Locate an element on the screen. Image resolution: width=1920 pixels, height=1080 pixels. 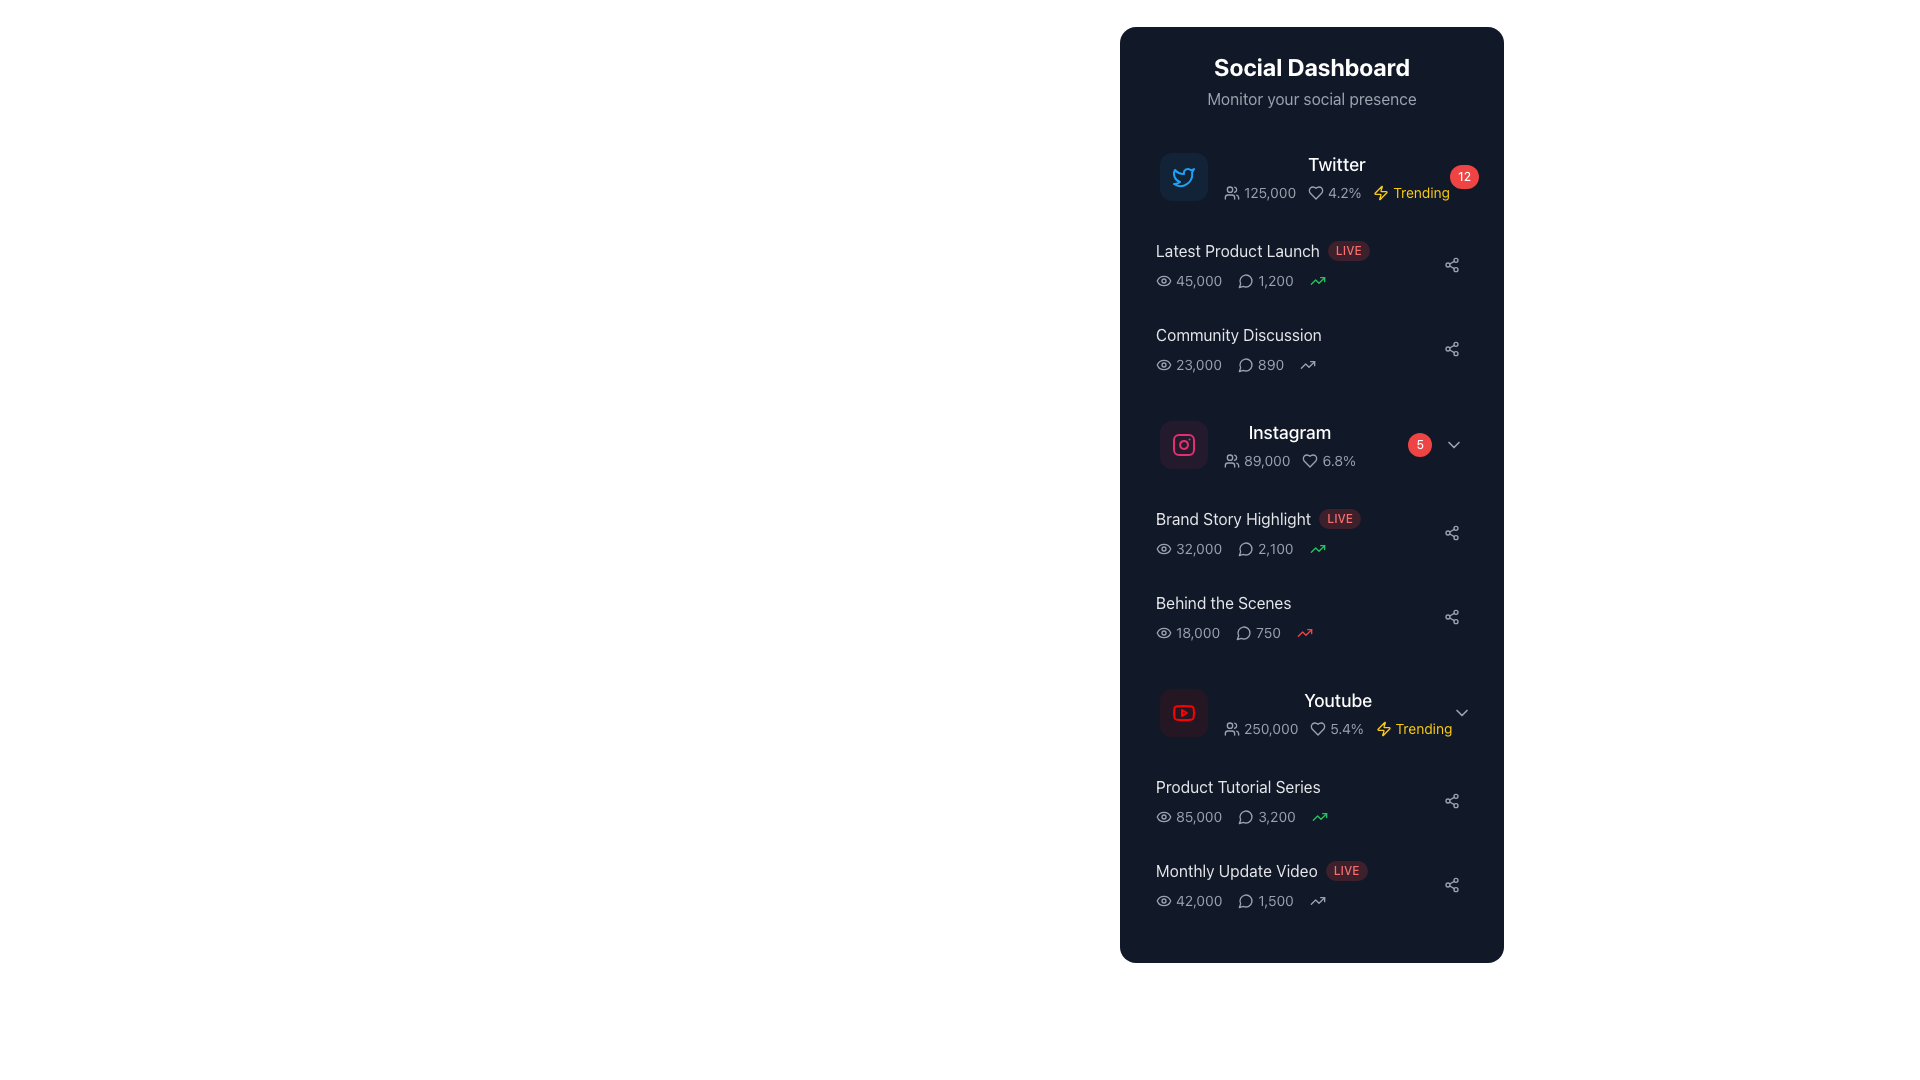
the metrics in the Information panel located in the 'Social Dashboard' section, specifically the second item under 'Twitter' for further details is located at coordinates (1311, 264).